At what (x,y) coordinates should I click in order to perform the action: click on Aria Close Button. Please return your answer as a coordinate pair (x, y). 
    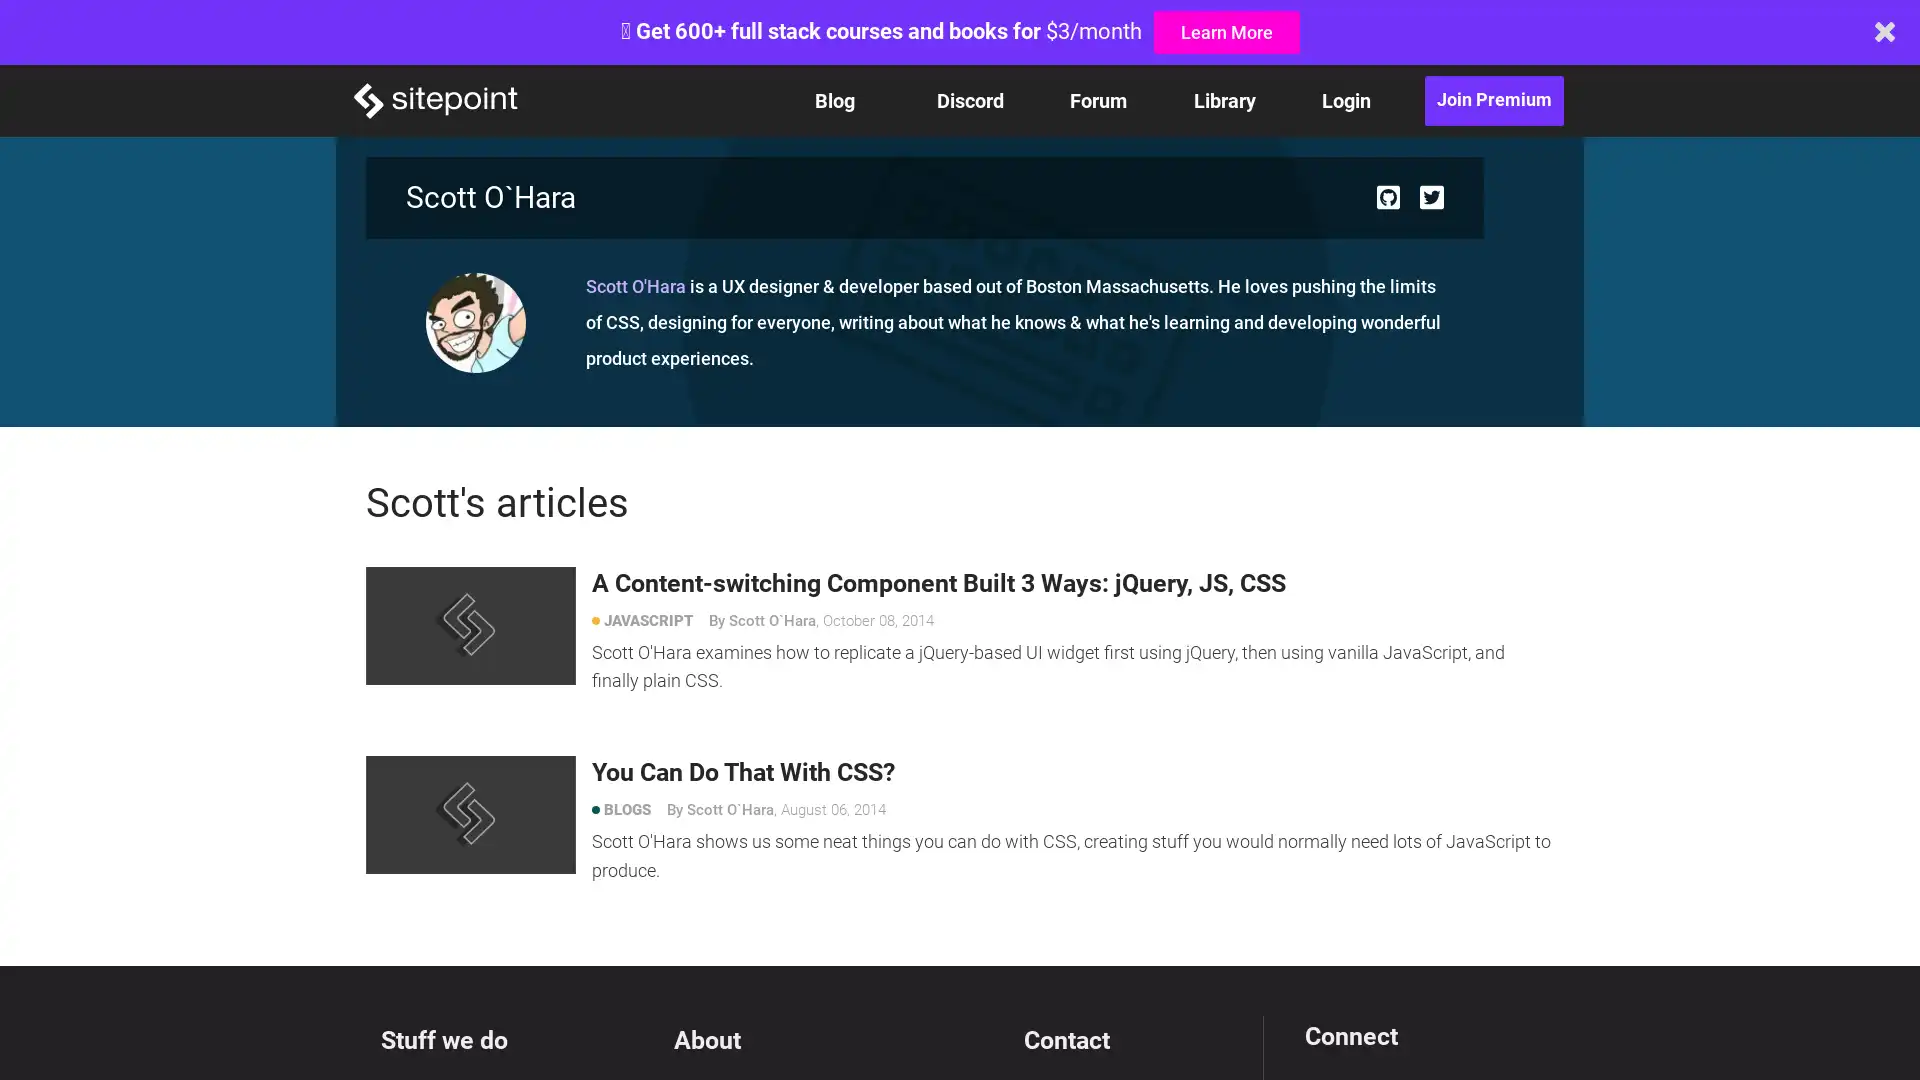
    Looking at the image, I should click on (1884, 31).